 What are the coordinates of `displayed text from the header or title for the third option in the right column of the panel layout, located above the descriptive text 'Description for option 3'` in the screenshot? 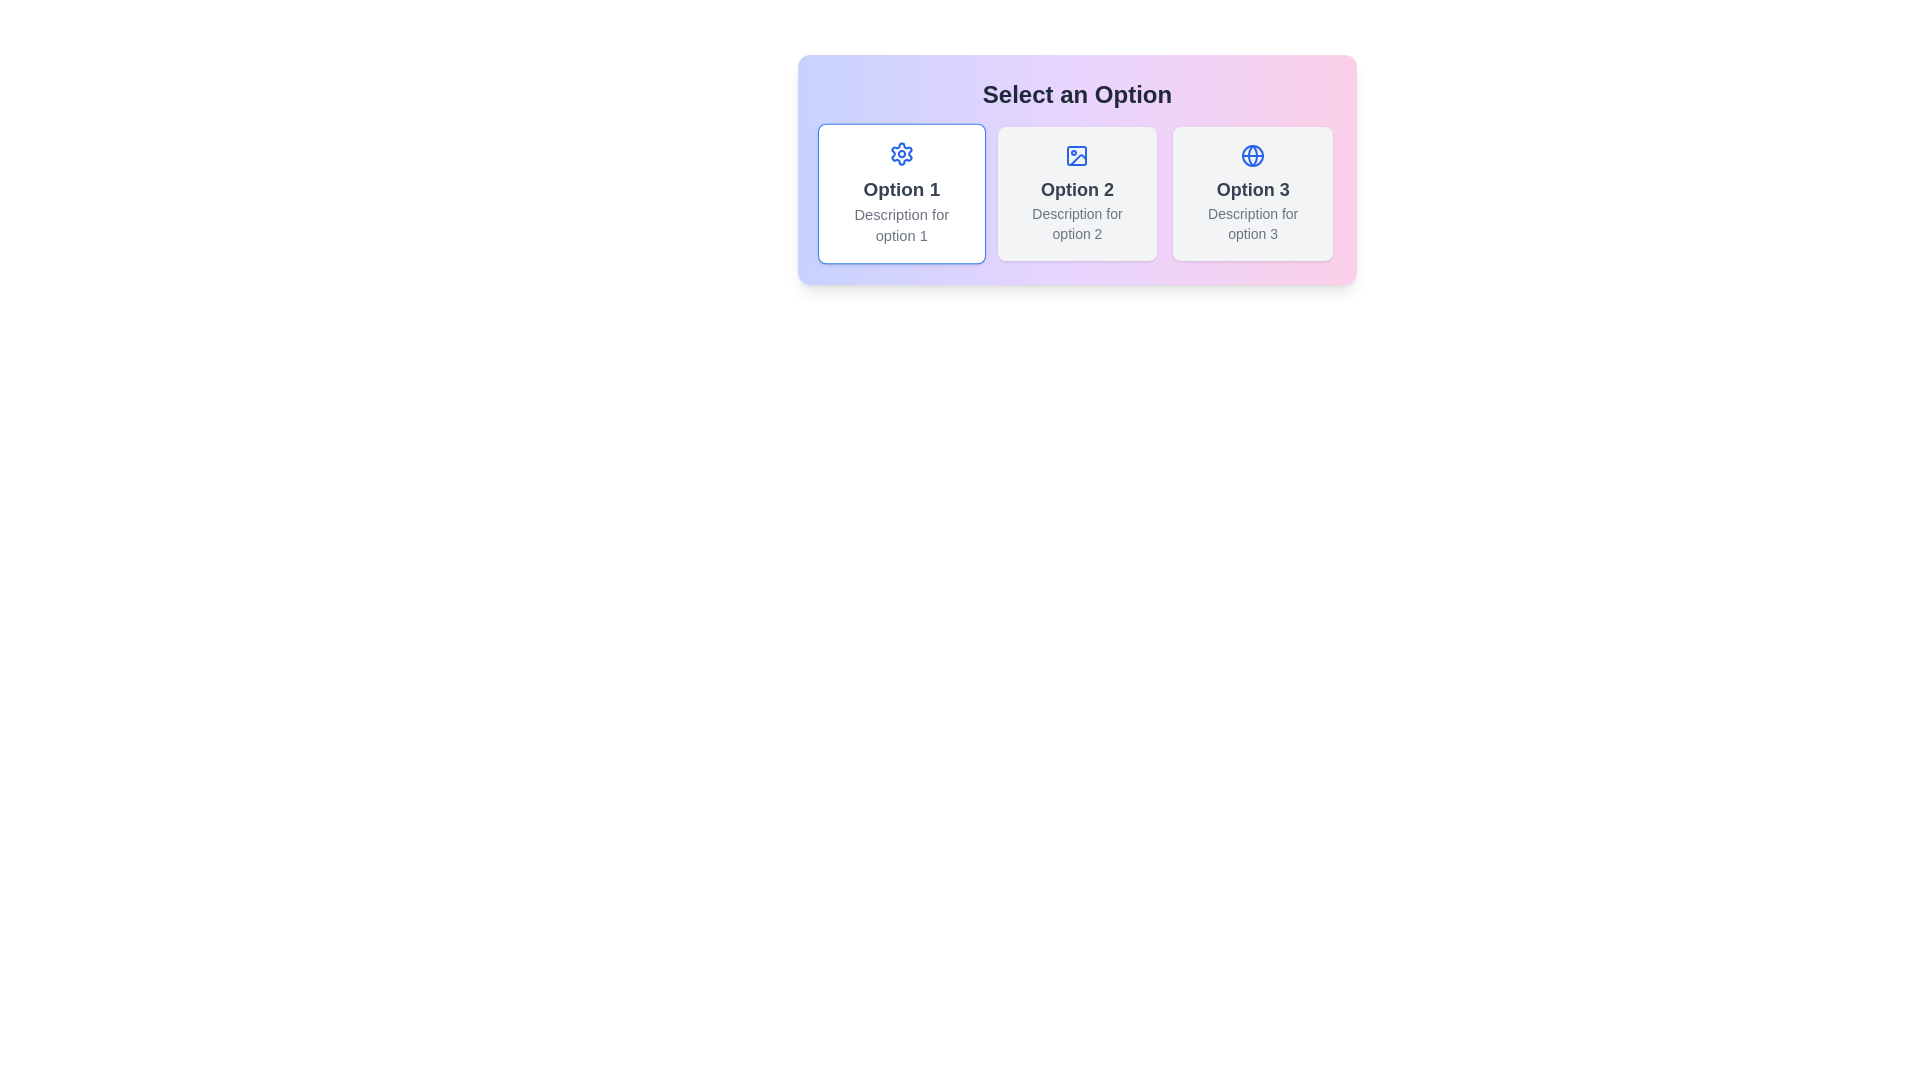 It's located at (1252, 189).